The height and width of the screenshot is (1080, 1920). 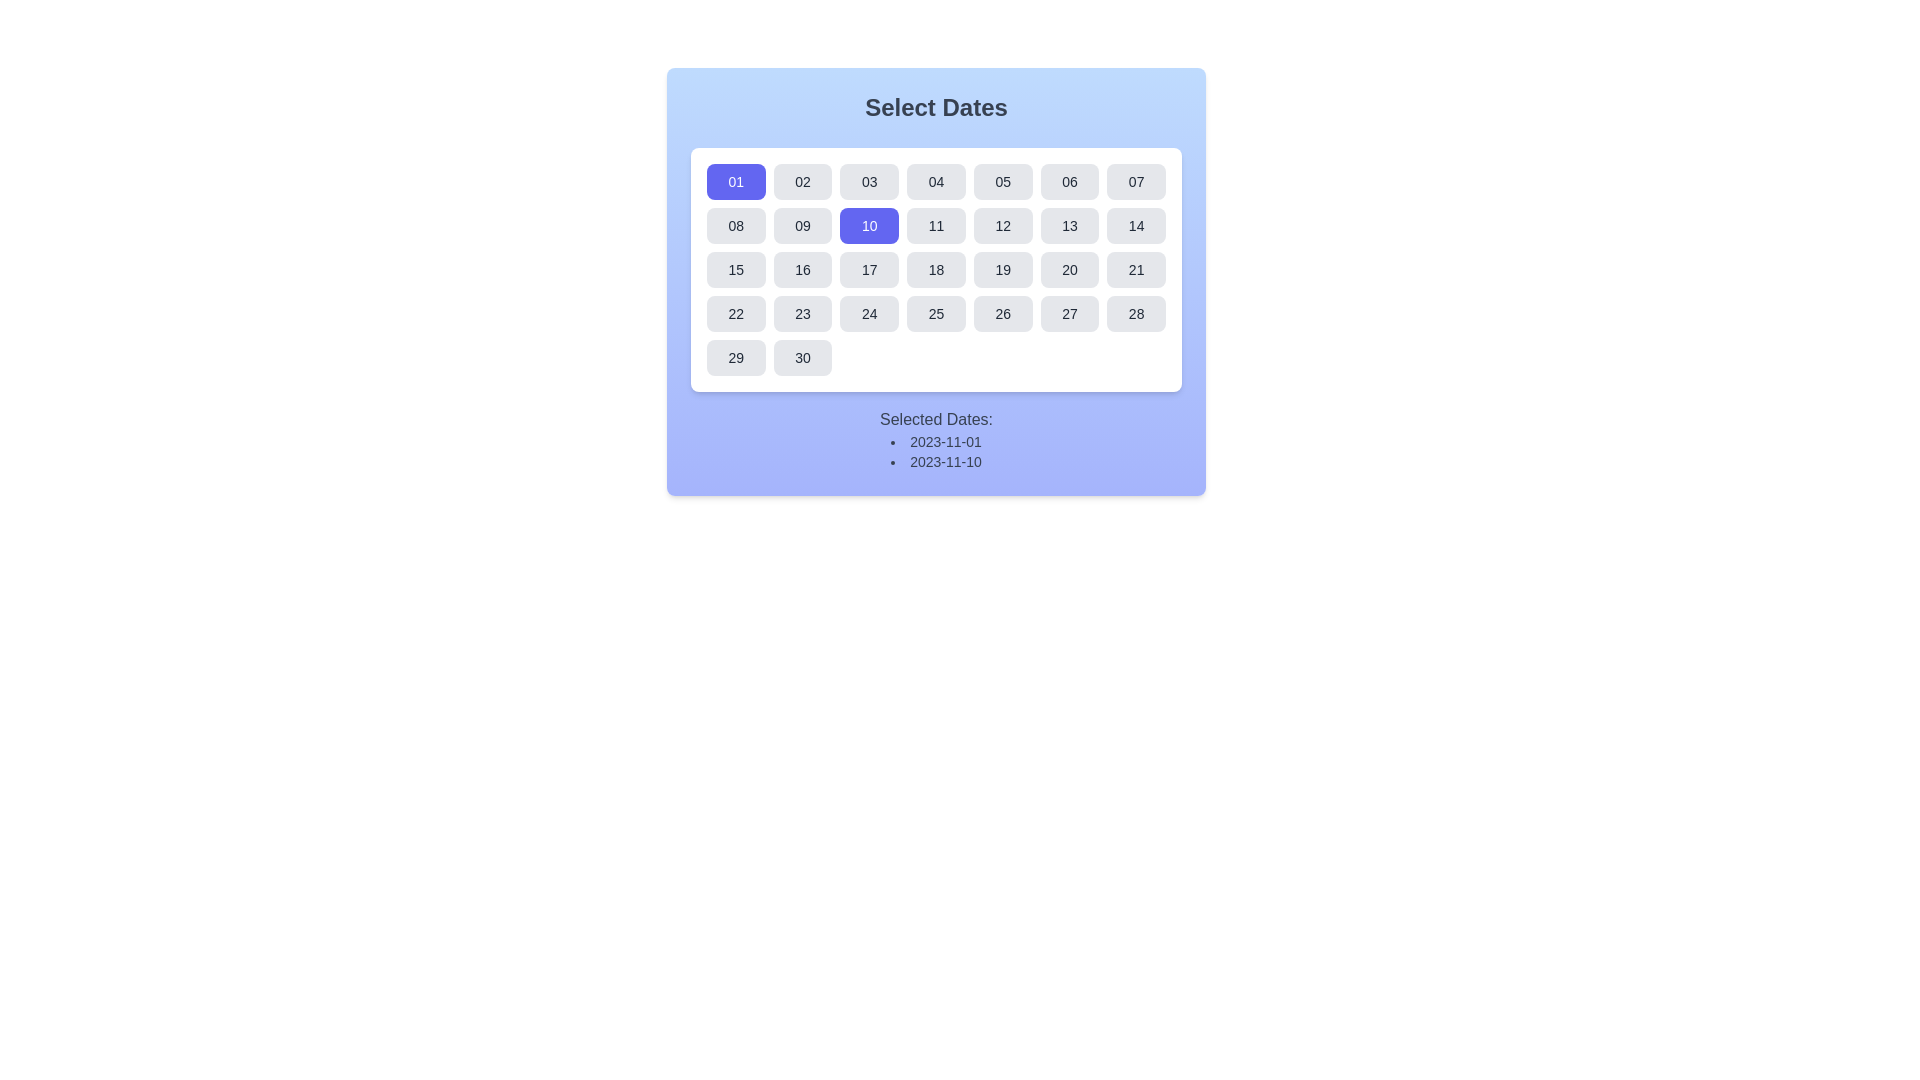 What do you see at coordinates (735, 313) in the screenshot?
I see `the button representing the 22nd date in the calendar interface located in the fourth row and first column of the grid layout` at bounding box center [735, 313].